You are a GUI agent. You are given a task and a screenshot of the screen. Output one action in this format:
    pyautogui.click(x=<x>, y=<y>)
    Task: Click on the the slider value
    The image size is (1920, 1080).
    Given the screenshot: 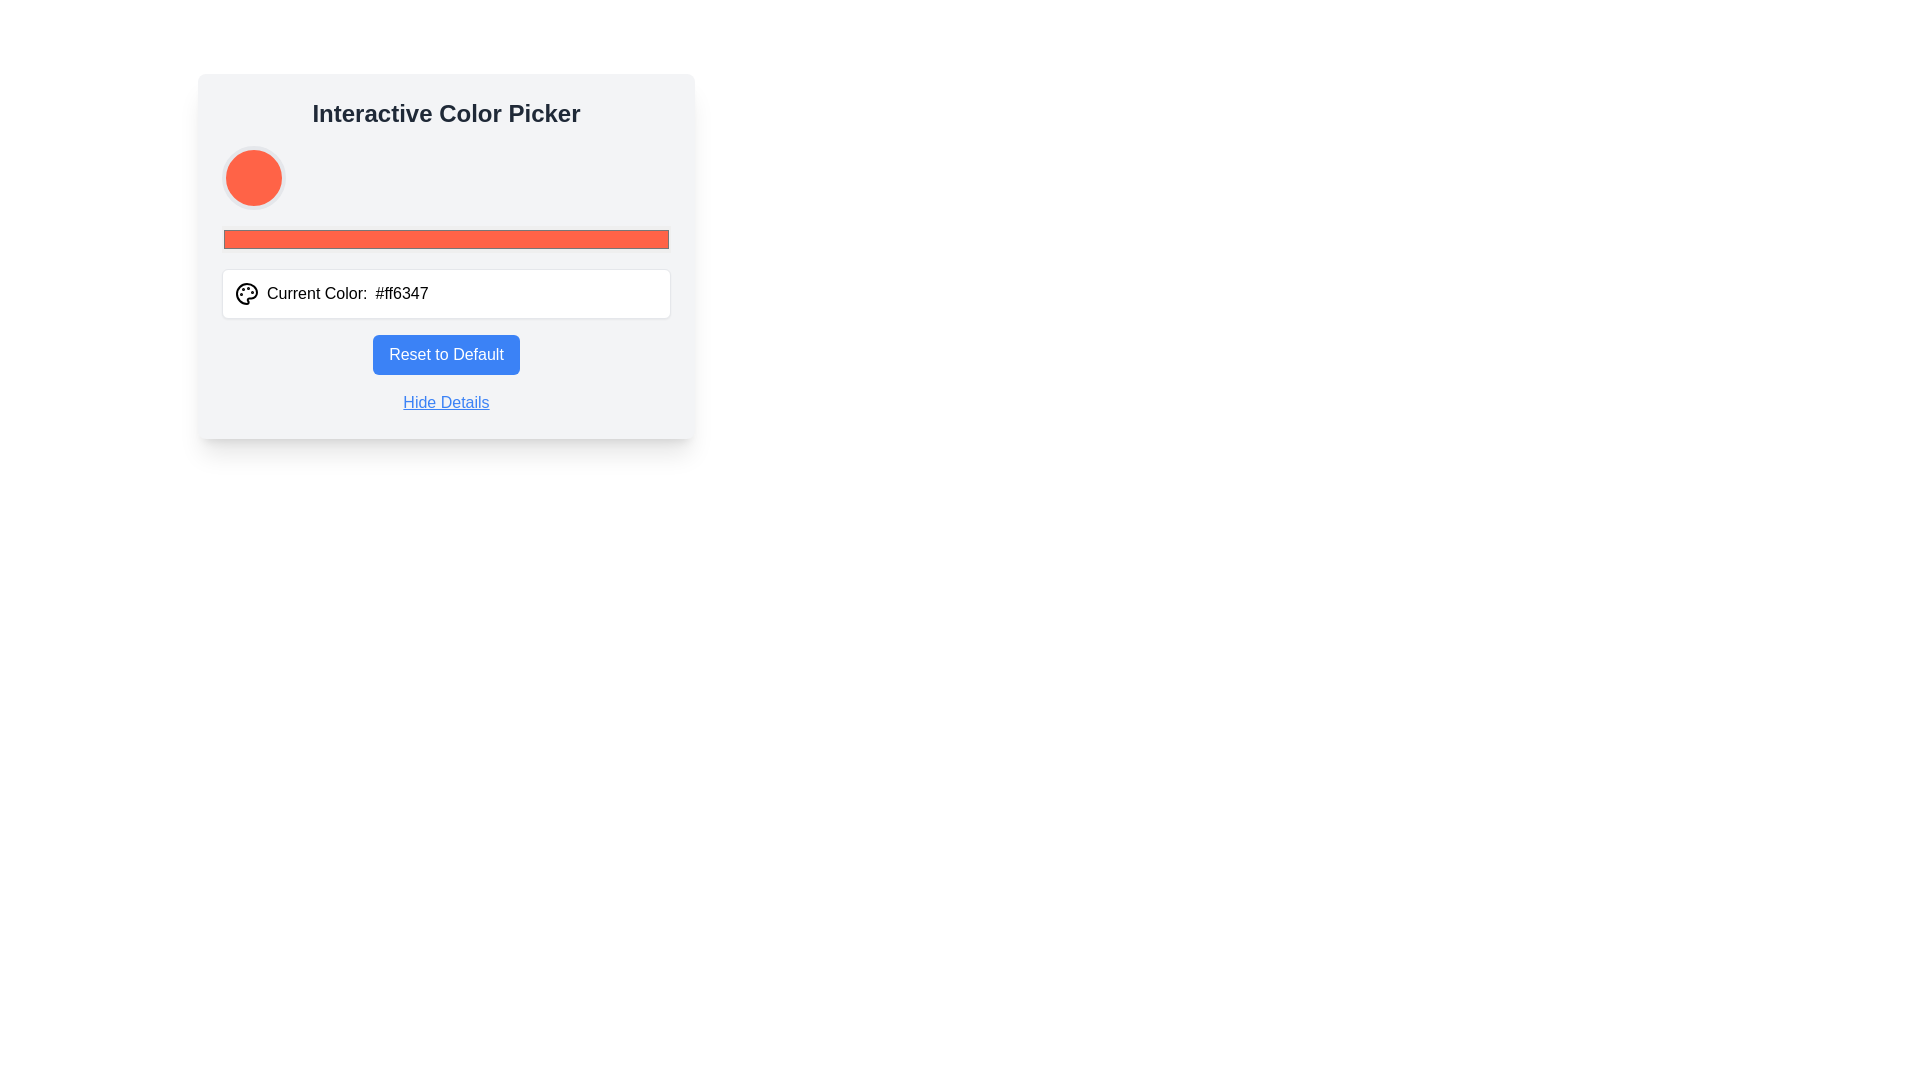 What is the action you would take?
    pyautogui.click(x=397, y=238)
    